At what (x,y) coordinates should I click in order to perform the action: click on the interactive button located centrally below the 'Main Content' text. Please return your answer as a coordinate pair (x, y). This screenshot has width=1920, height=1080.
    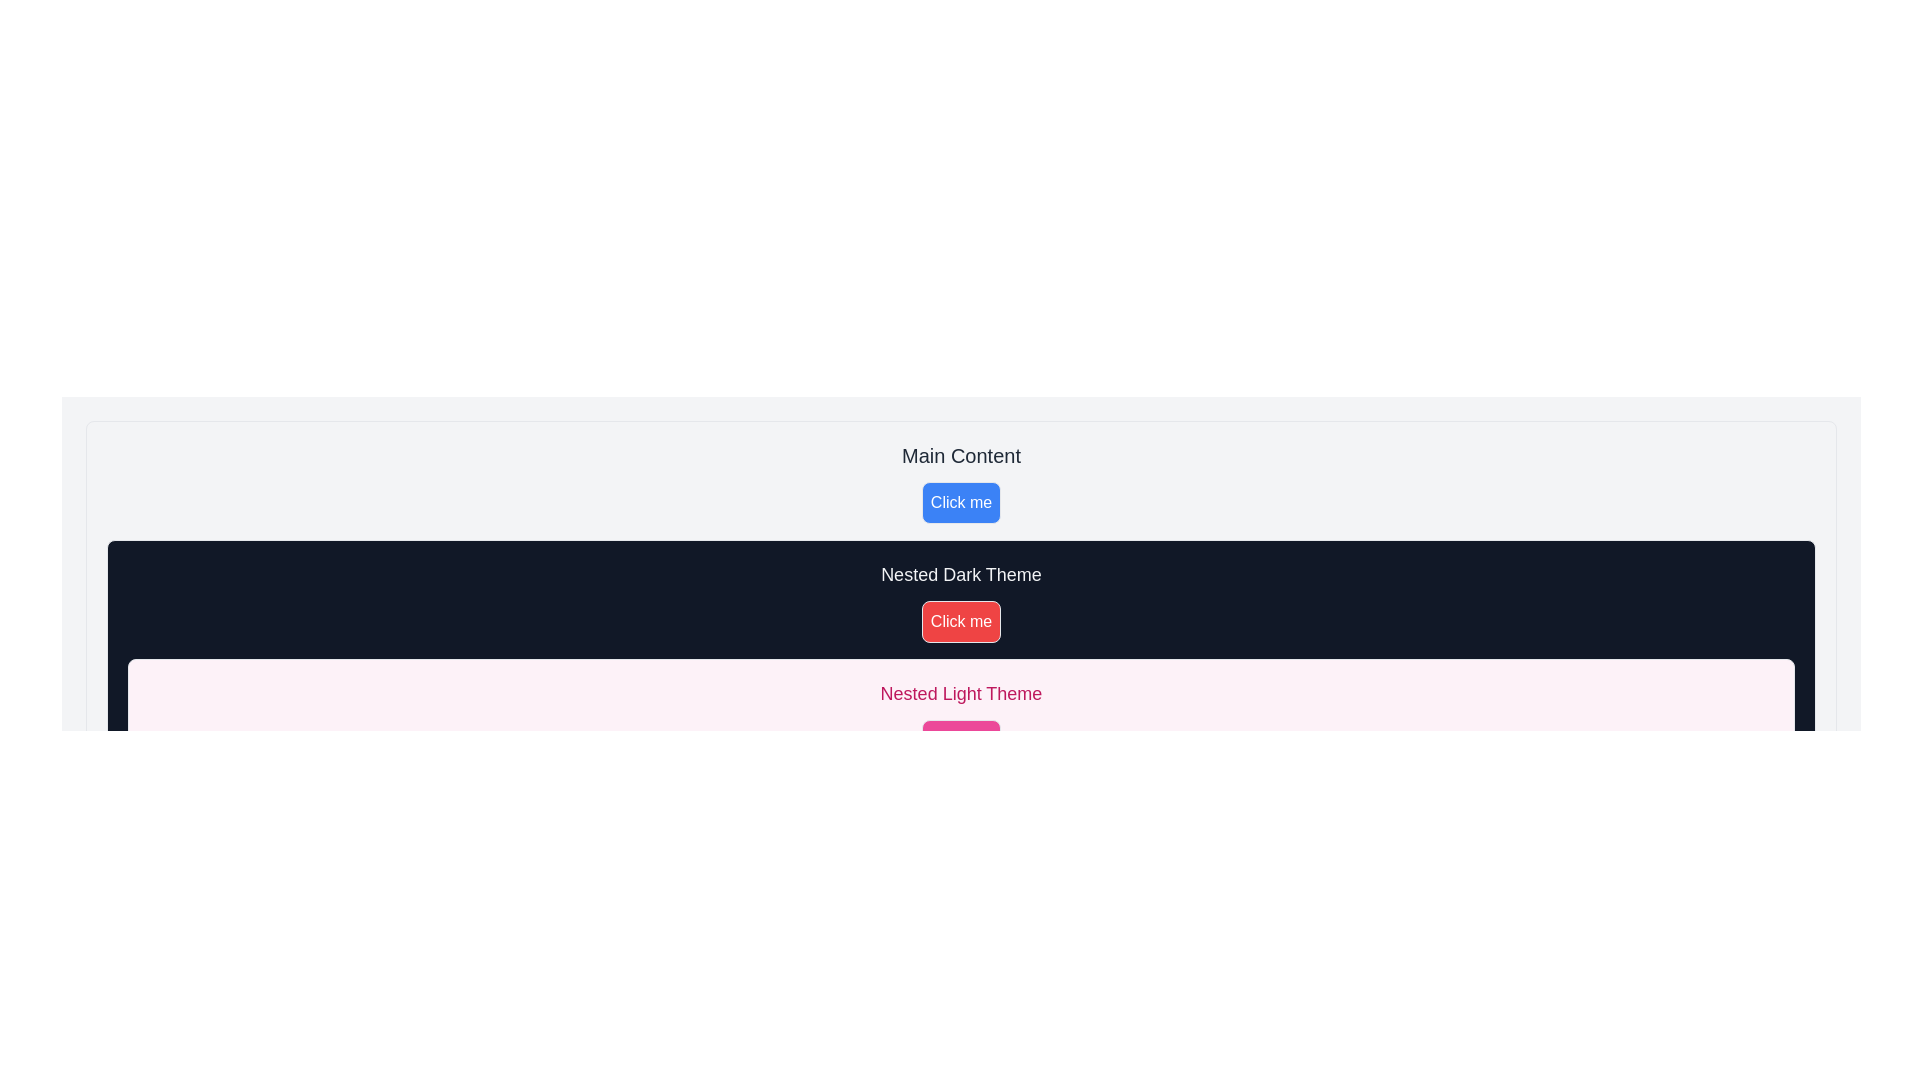
    Looking at the image, I should click on (961, 501).